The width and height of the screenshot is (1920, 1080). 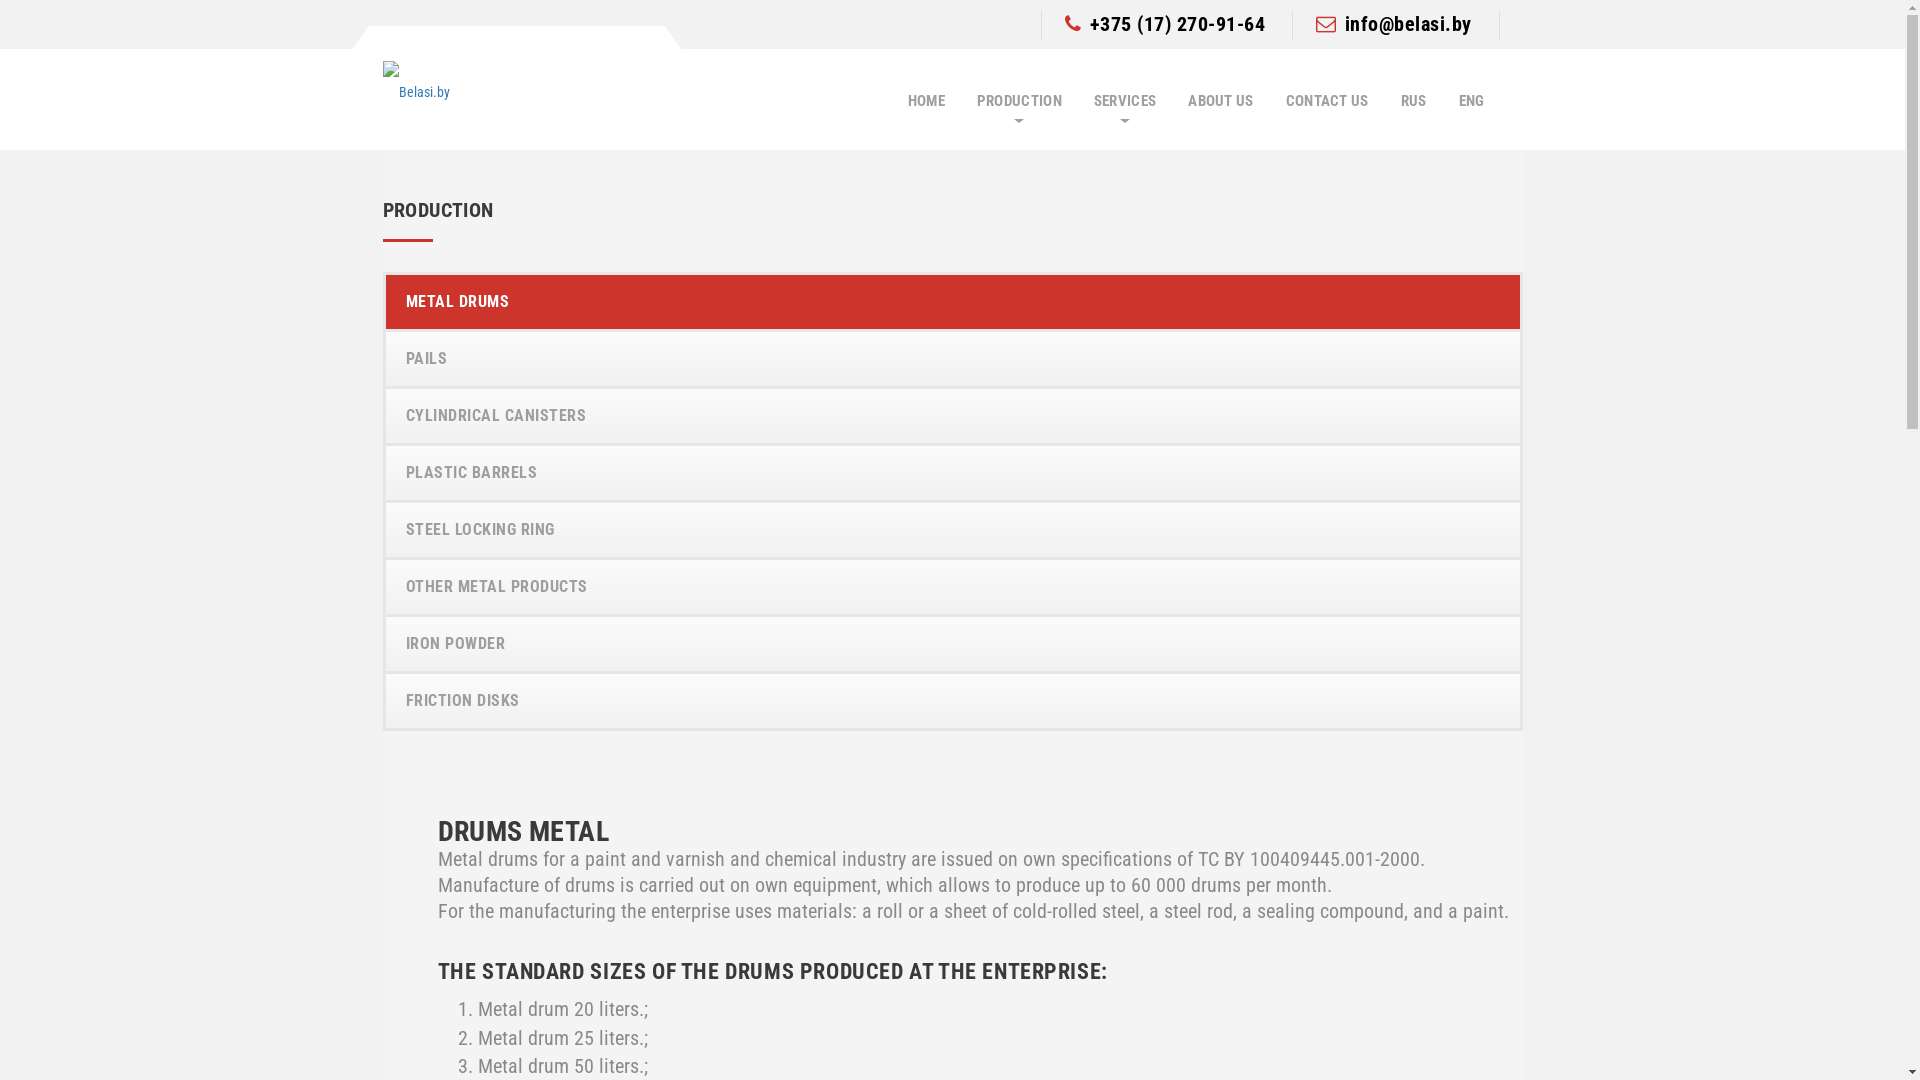 What do you see at coordinates (1392, 23) in the screenshot?
I see `'info@belasi.by'` at bounding box center [1392, 23].